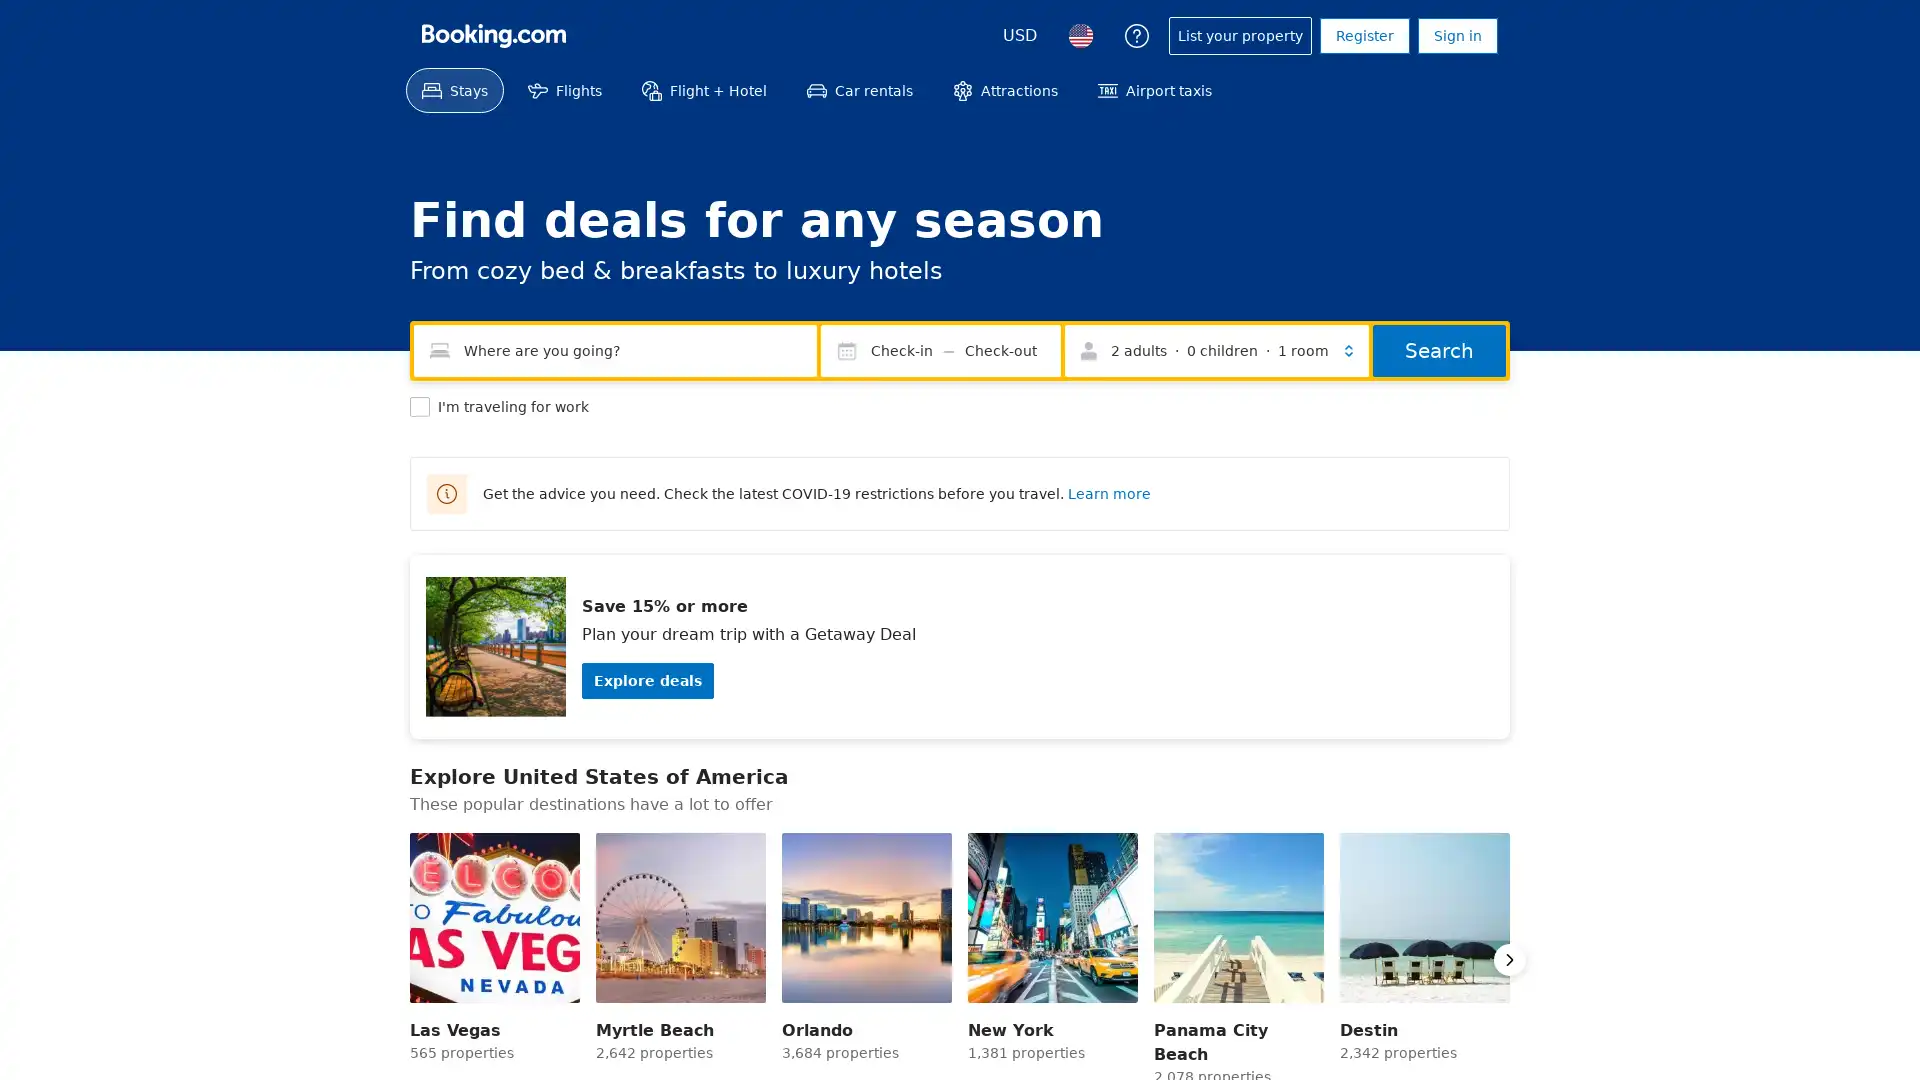 Image resolution: width=1920 pixels, height=1080 pixels. What do you see at coordinates (1510, 959) in the screenshot?
I see `Next` at bounding box center [1510, 959].